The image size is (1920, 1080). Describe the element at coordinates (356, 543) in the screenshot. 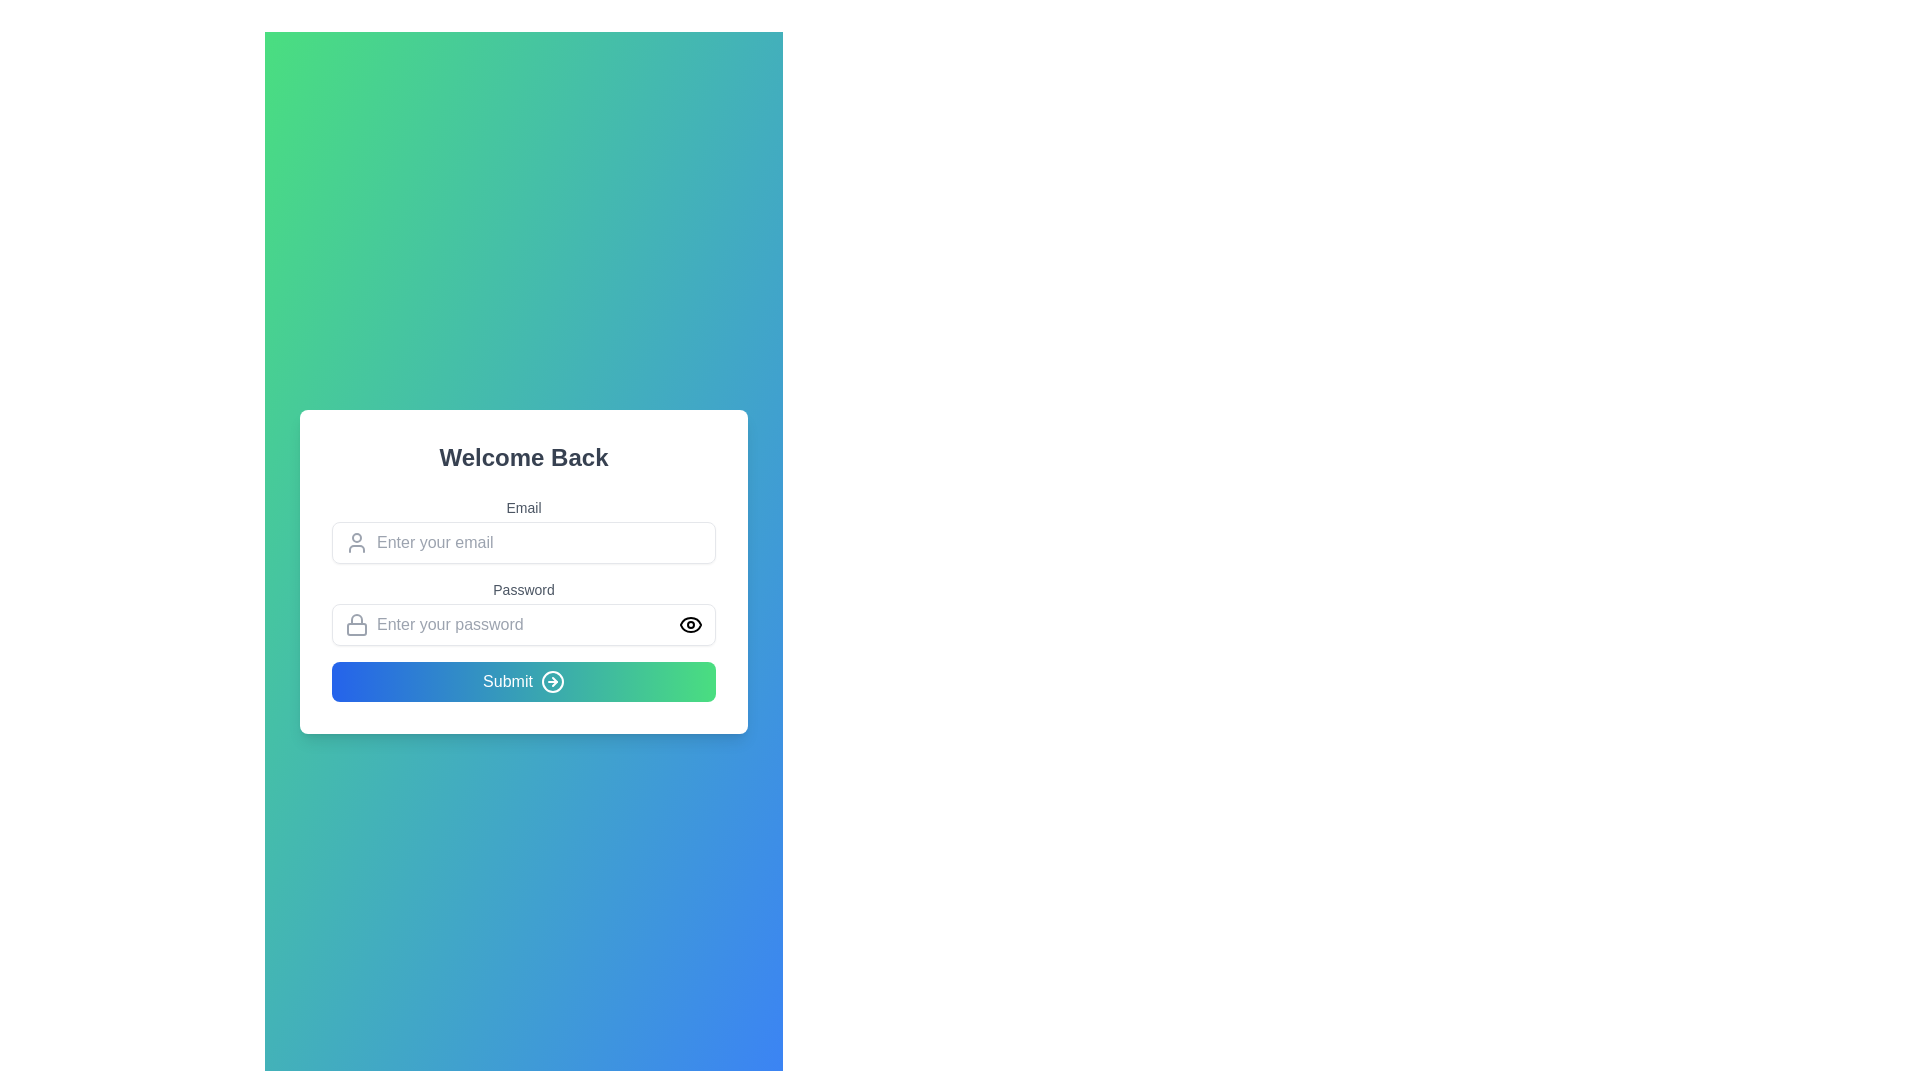

I see `the icon that signifies the purpose of the adjacent email input field, which is positioned to the left of the email input box and aligned vertically at its center` at that location.